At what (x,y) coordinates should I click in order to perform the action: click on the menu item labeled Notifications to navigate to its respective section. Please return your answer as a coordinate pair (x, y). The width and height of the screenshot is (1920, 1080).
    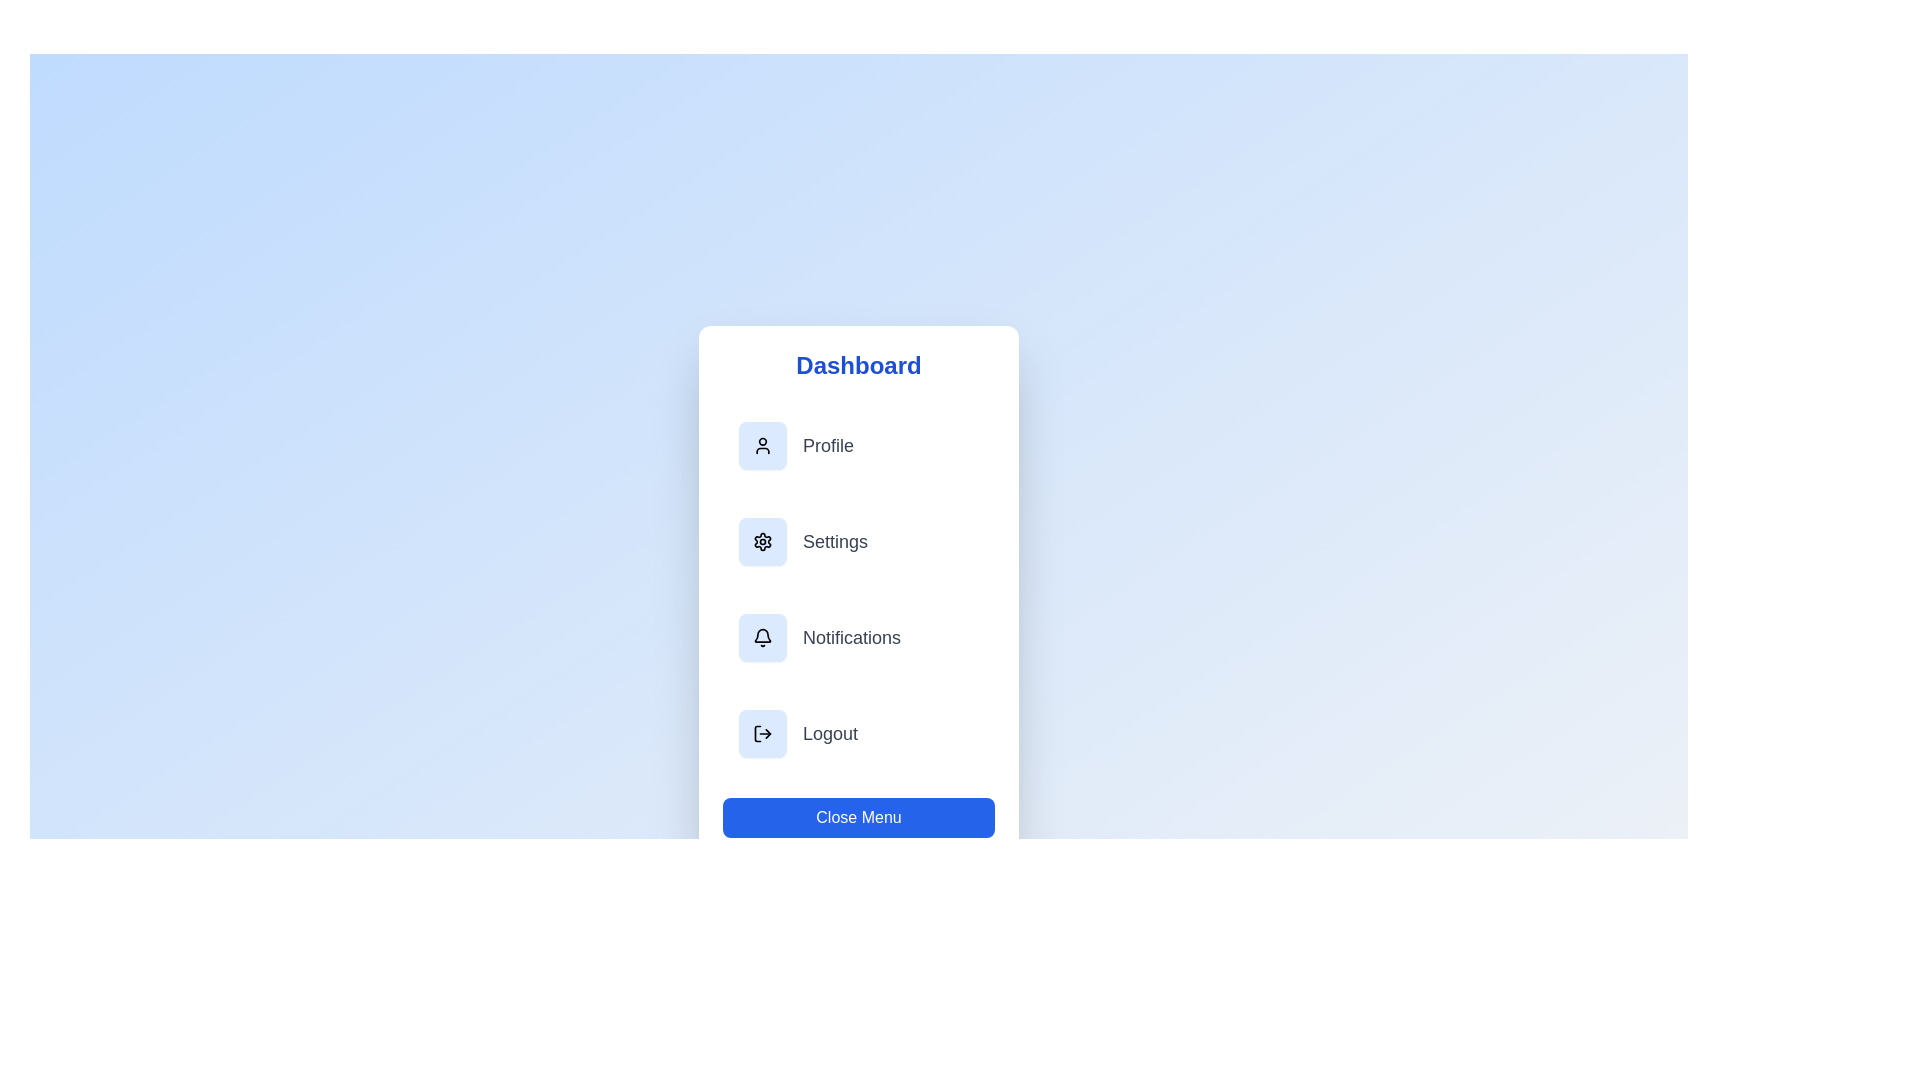
    Looking at the image, I should click on (859, 637).